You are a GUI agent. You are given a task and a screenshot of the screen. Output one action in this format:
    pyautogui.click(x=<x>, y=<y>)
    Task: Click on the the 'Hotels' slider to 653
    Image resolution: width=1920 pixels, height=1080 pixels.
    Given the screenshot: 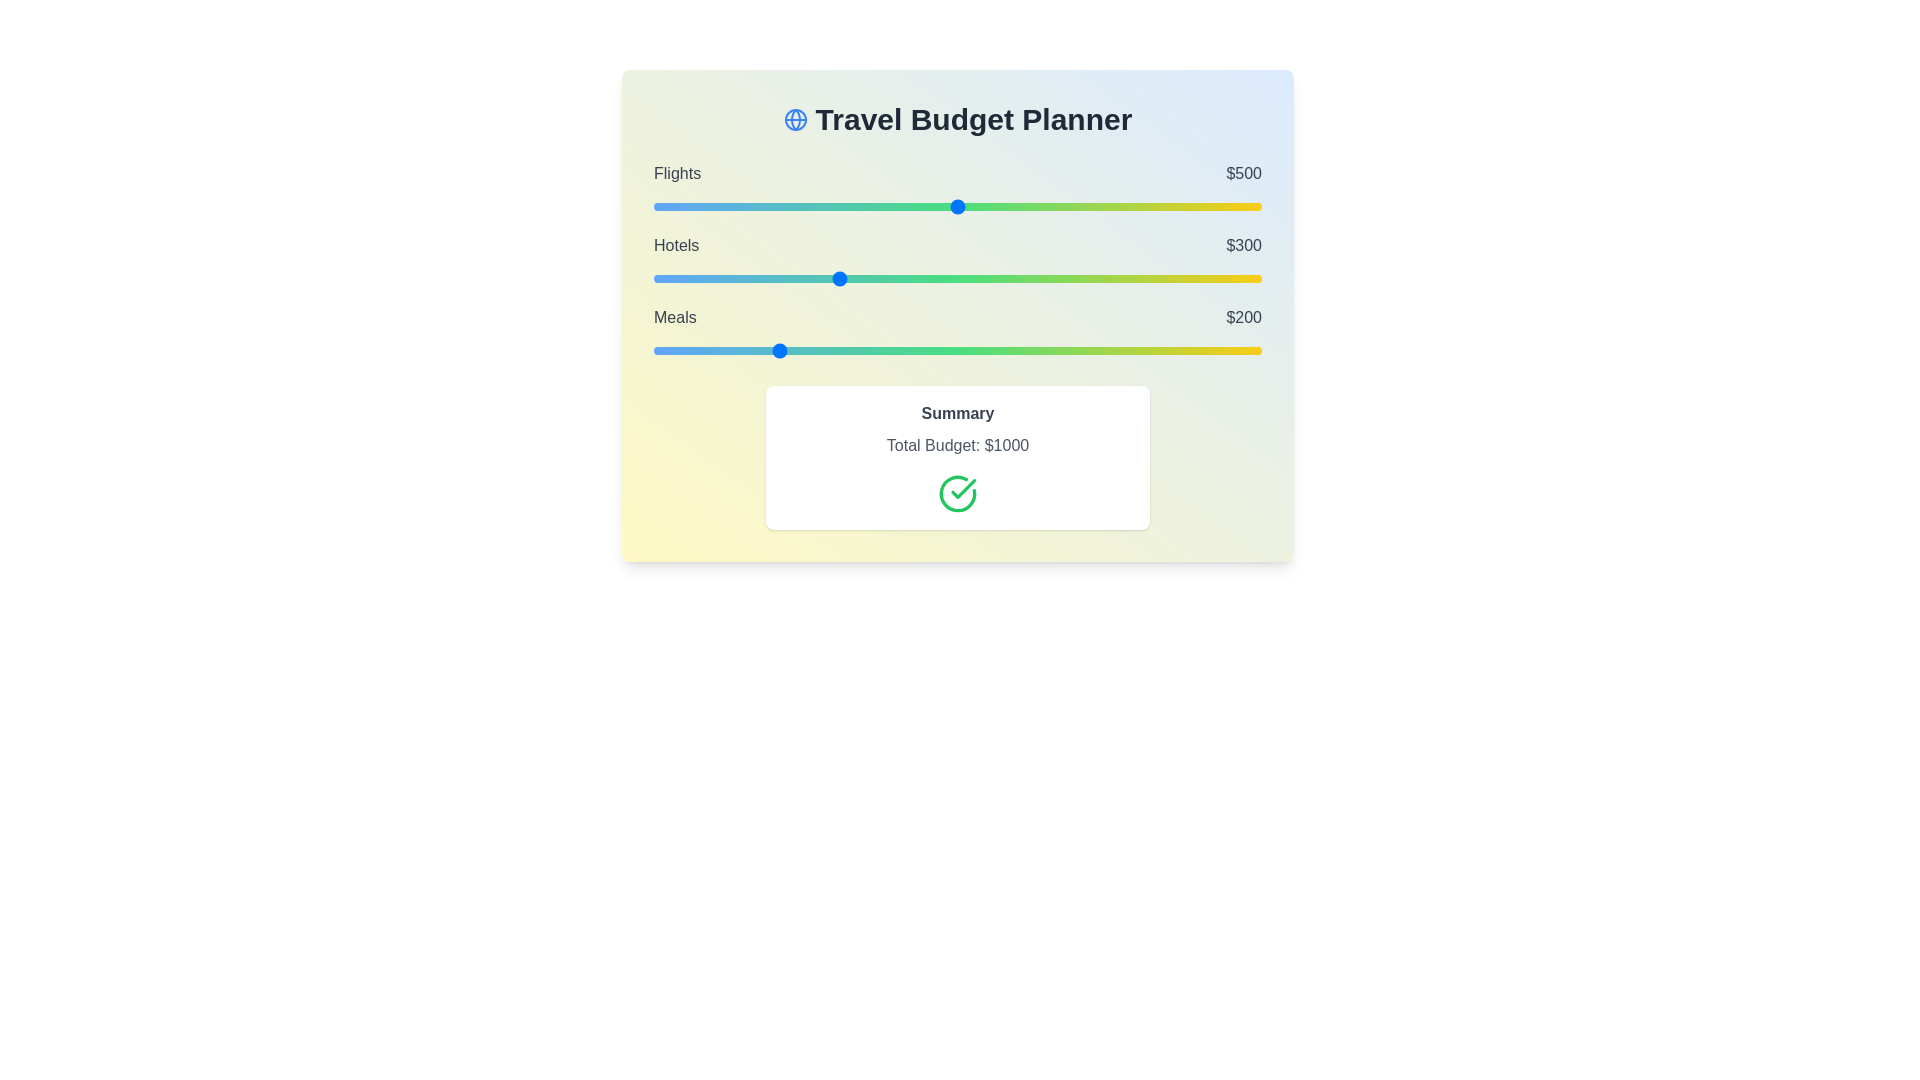 What is the action you would take?
    pyautogui.click(x=1050, y=278)
    